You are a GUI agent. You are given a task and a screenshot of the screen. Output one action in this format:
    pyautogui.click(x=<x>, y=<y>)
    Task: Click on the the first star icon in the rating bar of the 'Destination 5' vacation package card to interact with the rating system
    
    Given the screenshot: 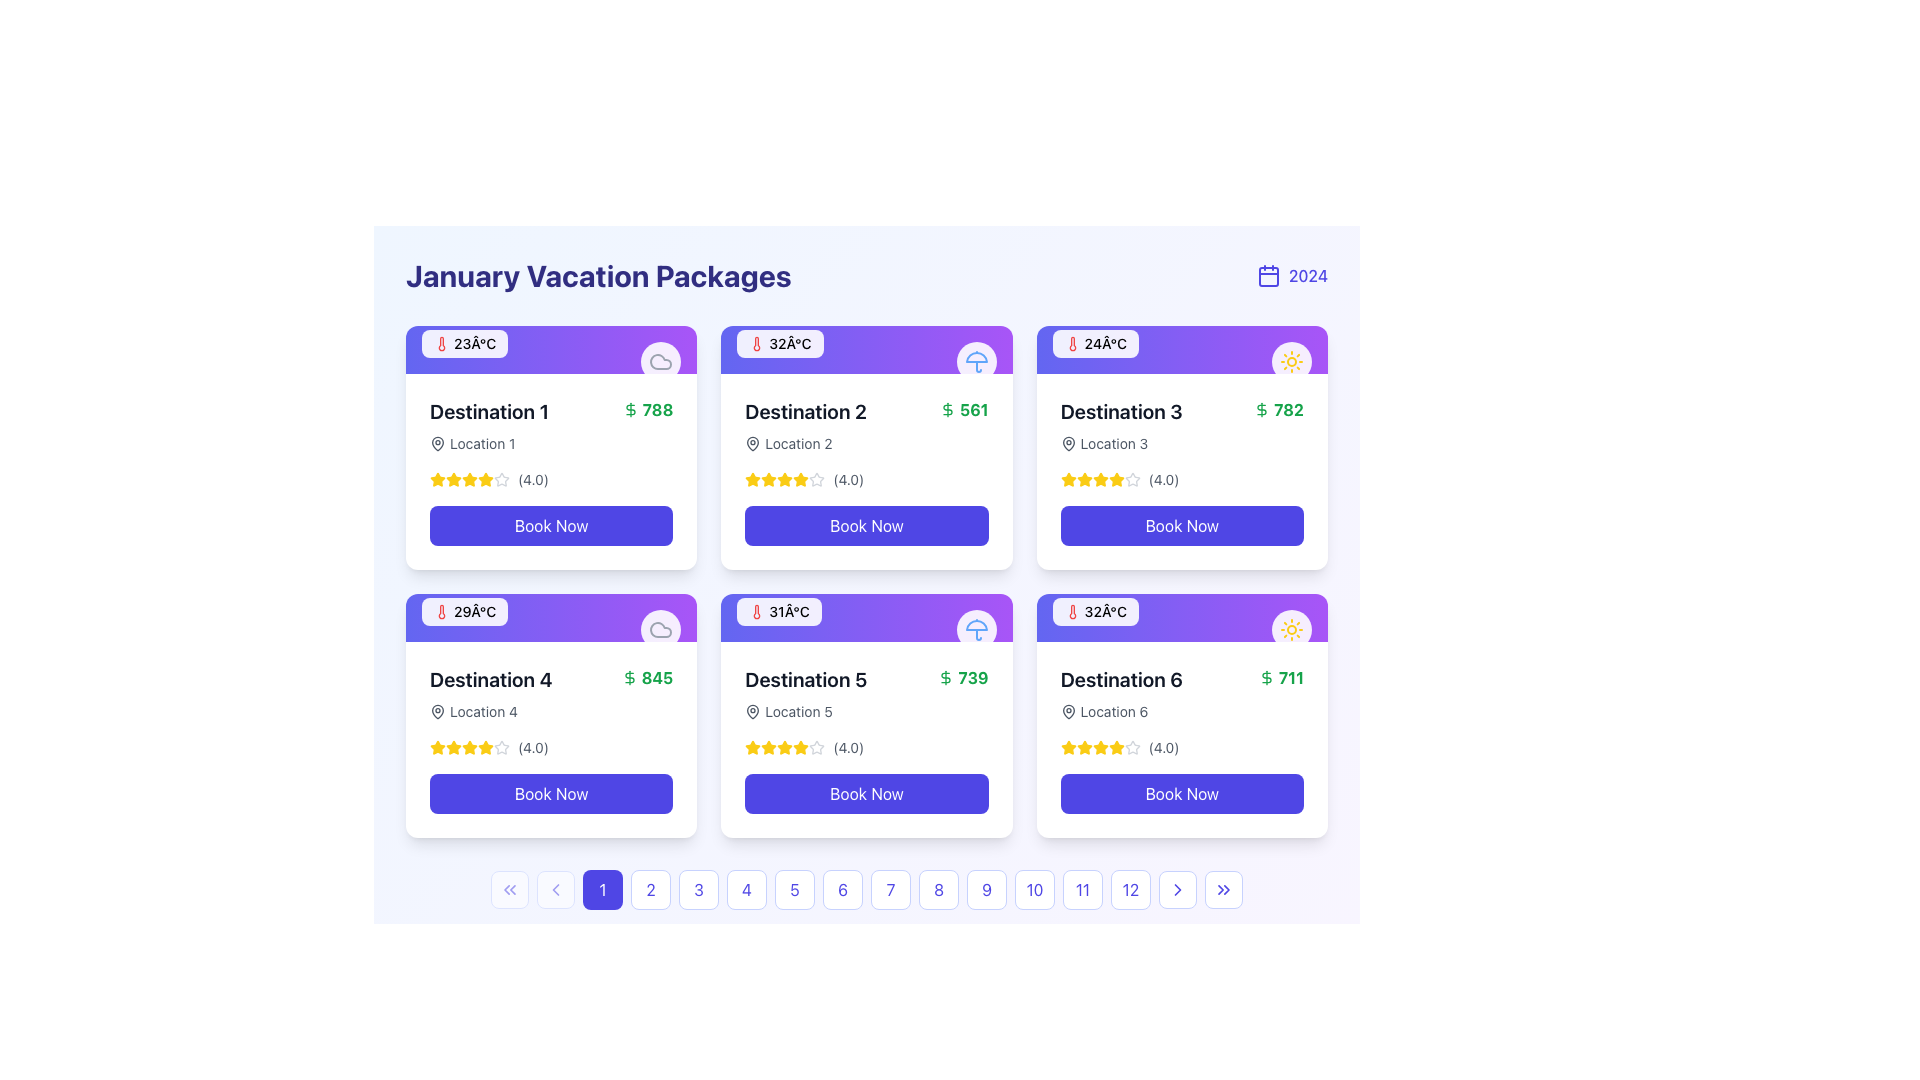 What is the action you would take?
    pyautogui.click(x=768, y=747)
    